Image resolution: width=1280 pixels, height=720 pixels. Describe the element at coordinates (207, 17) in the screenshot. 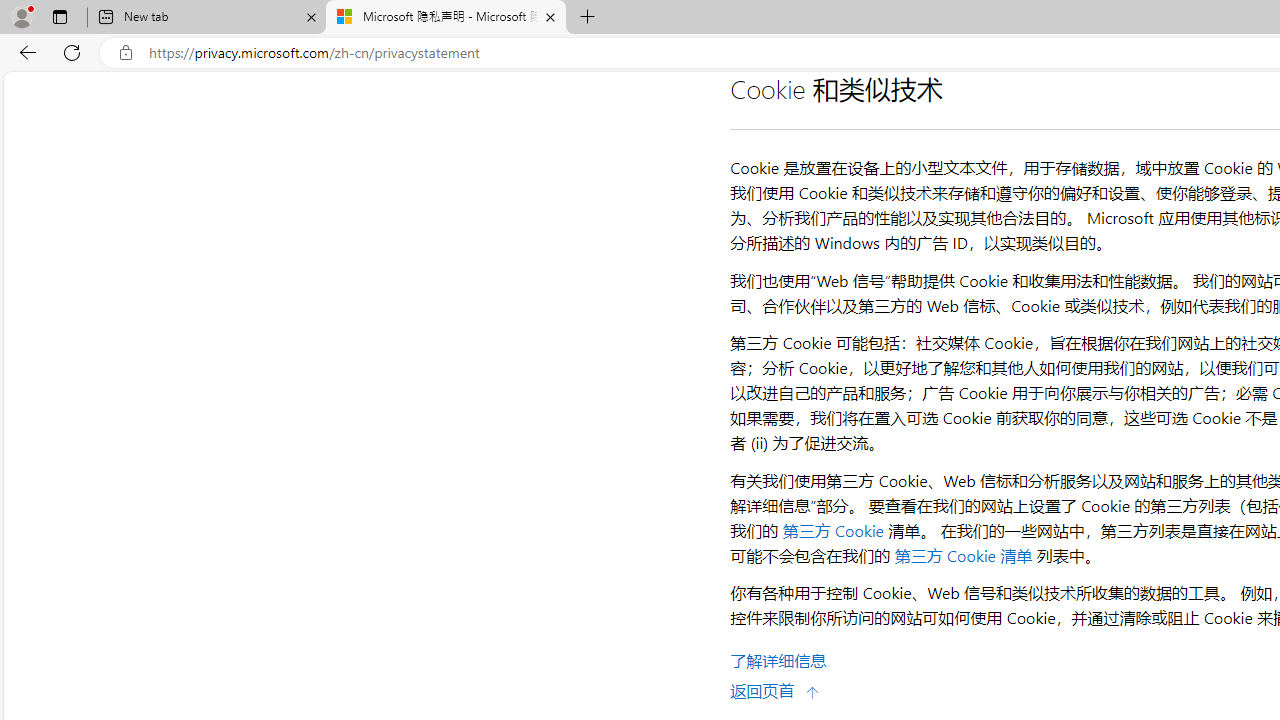

I see `'New tab'` at that location.